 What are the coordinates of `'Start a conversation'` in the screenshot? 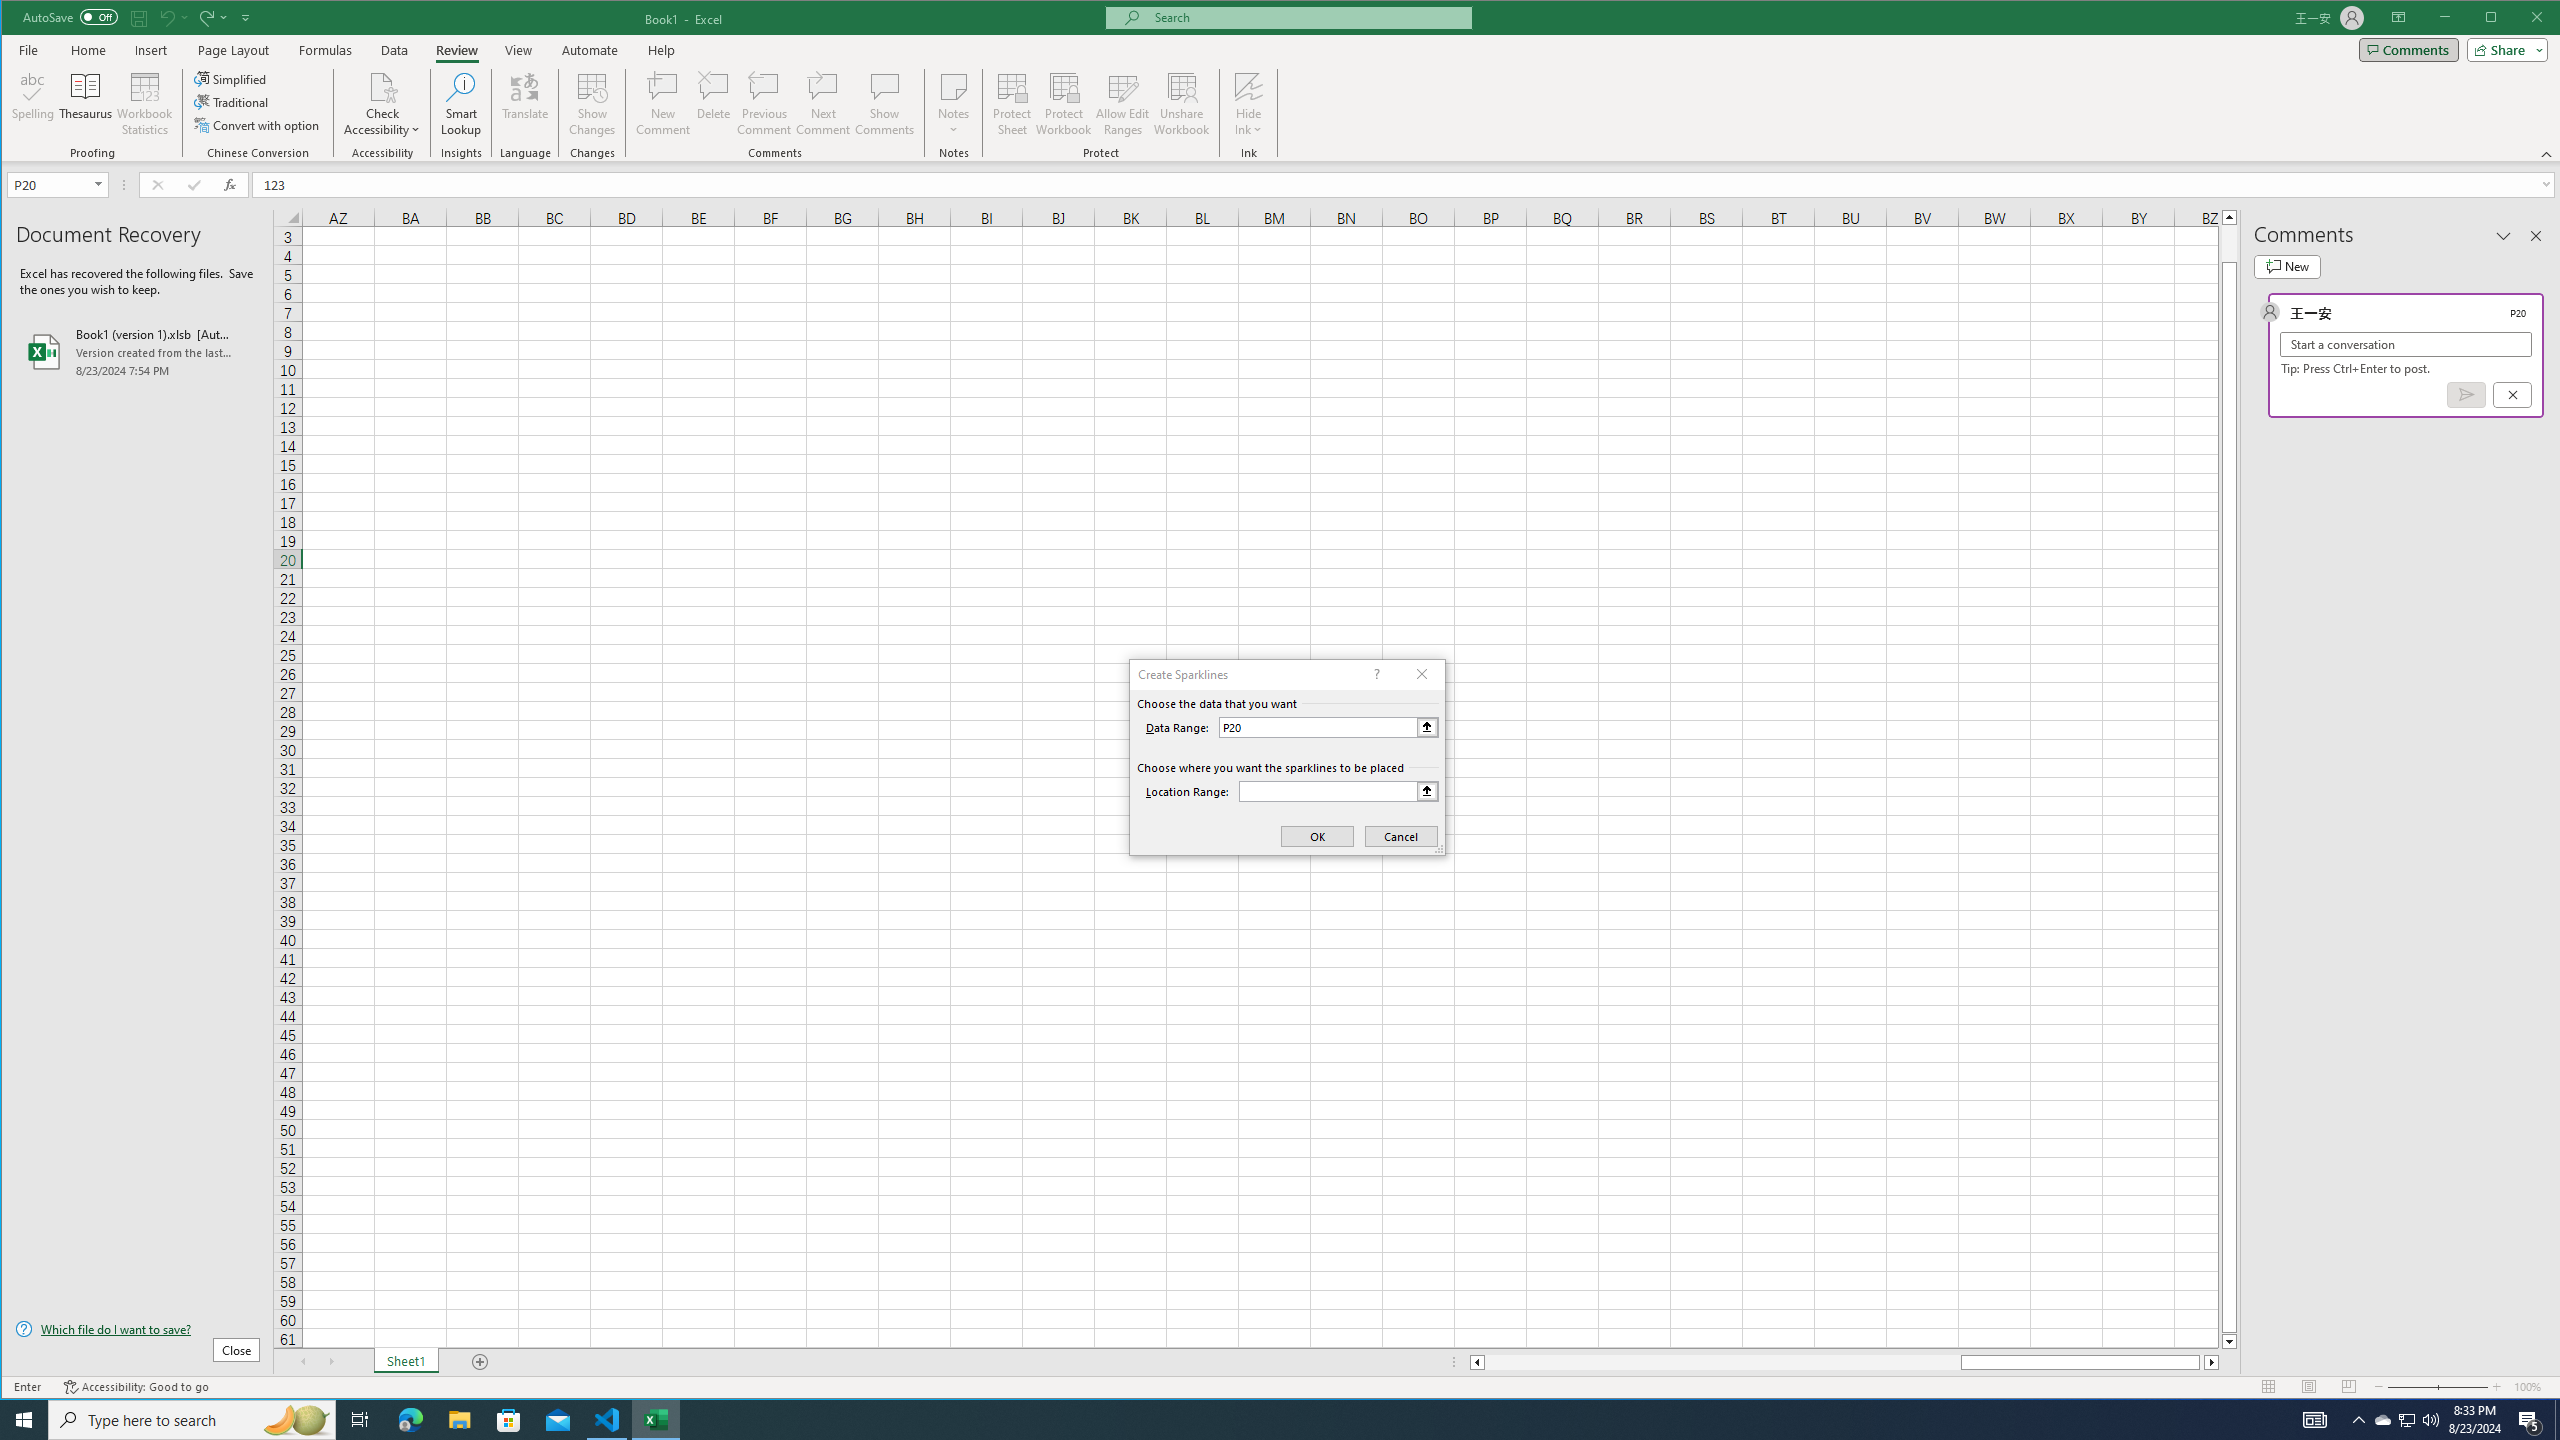 It's located at (2405, 344).